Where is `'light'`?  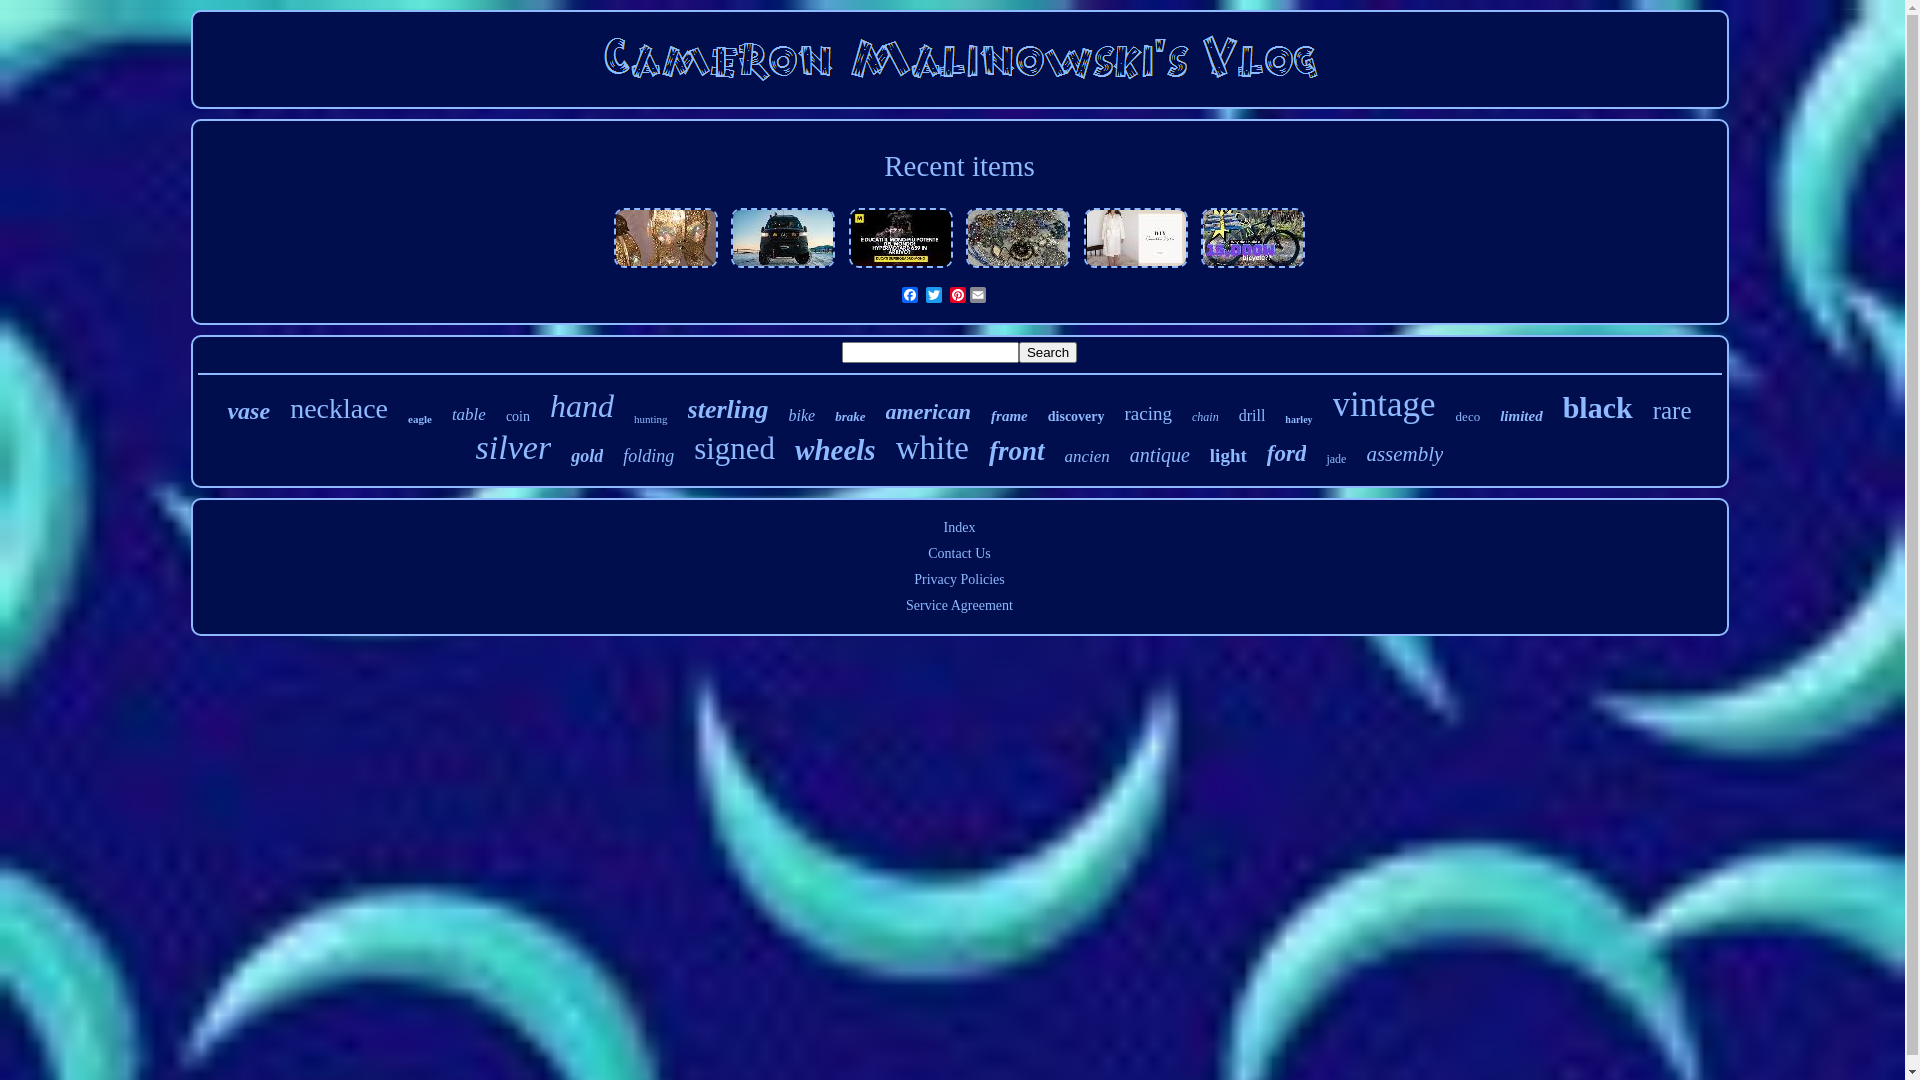 'light' is located at coordinates (1227, 455).